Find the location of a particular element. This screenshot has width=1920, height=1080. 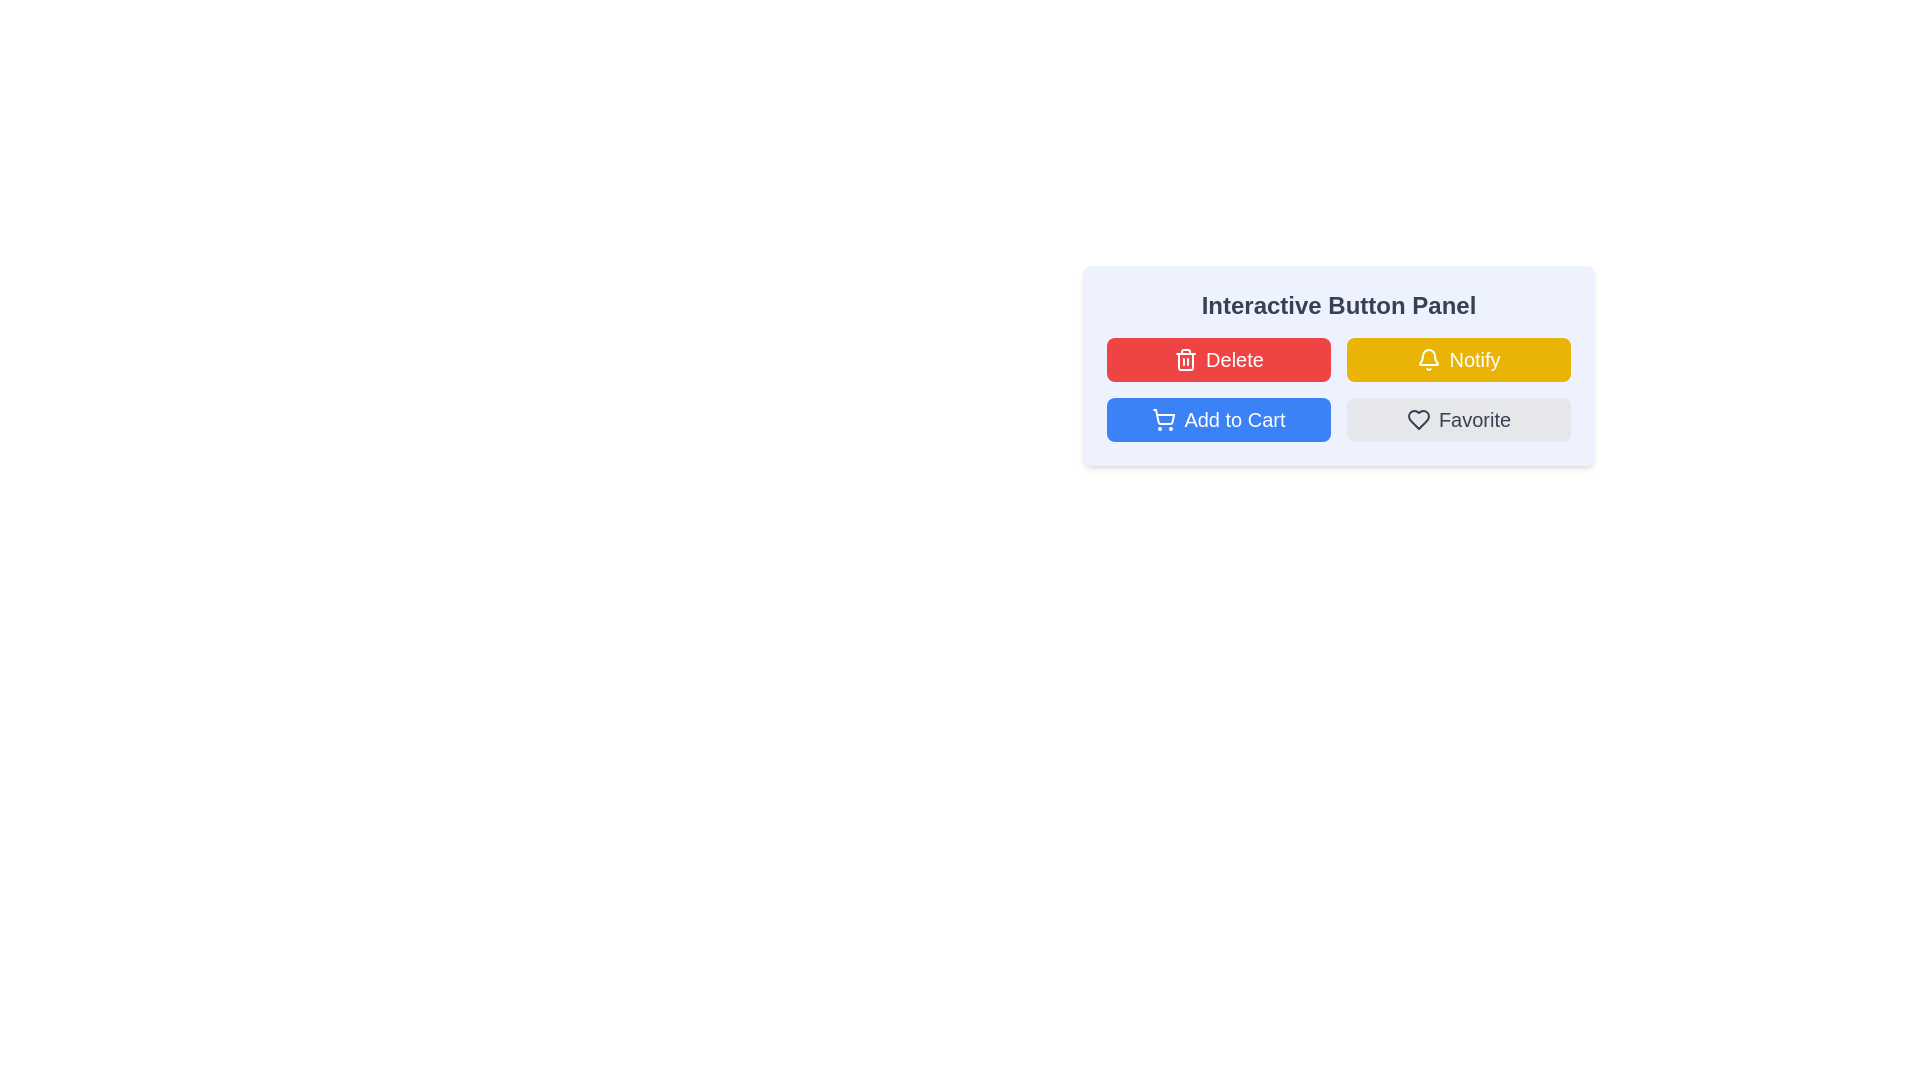

the 'Add to Cart' icon located within the blue button at the bottom left of the button panel is located at coordinates (1164, 416).